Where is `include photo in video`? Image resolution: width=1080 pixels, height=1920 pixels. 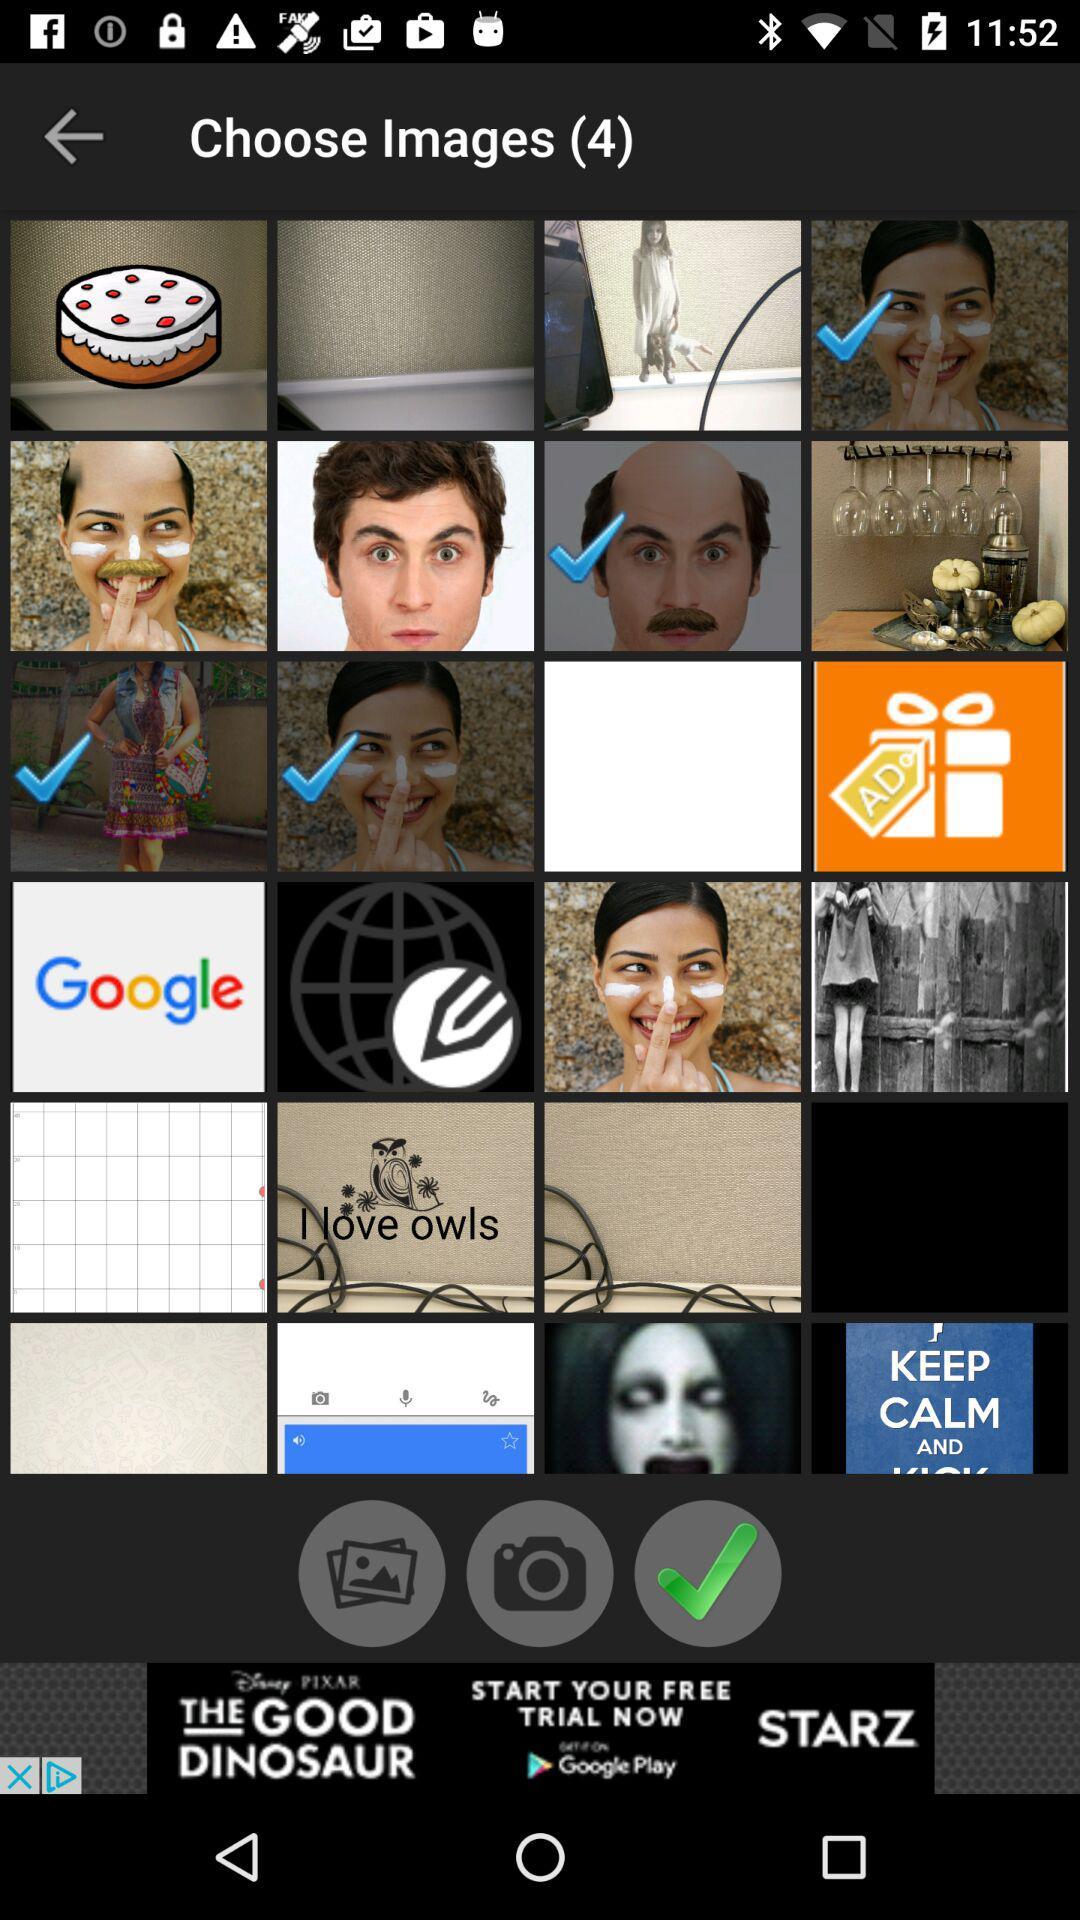
include photo in video is located at coordinates (939, 546).